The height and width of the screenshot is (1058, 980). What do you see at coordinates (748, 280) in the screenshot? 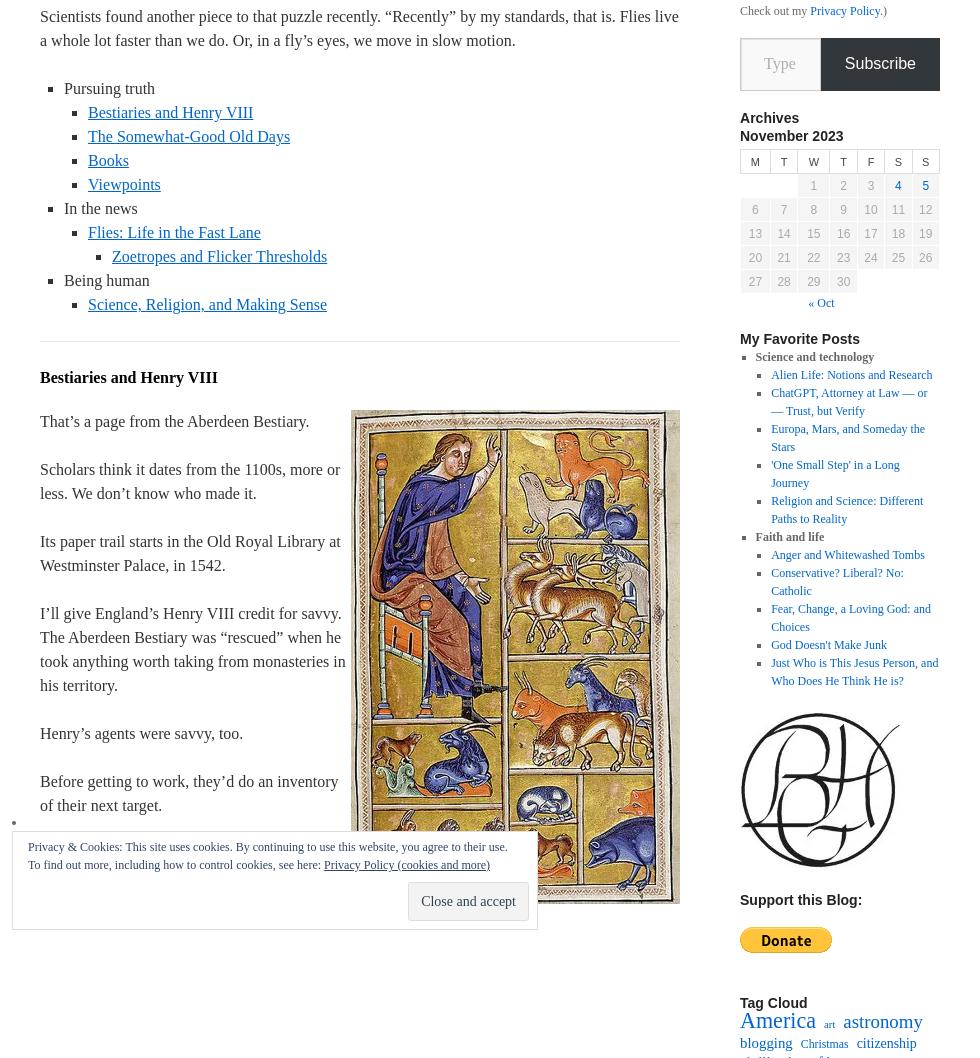
I see `'27'` at bounding box center [748, 280].